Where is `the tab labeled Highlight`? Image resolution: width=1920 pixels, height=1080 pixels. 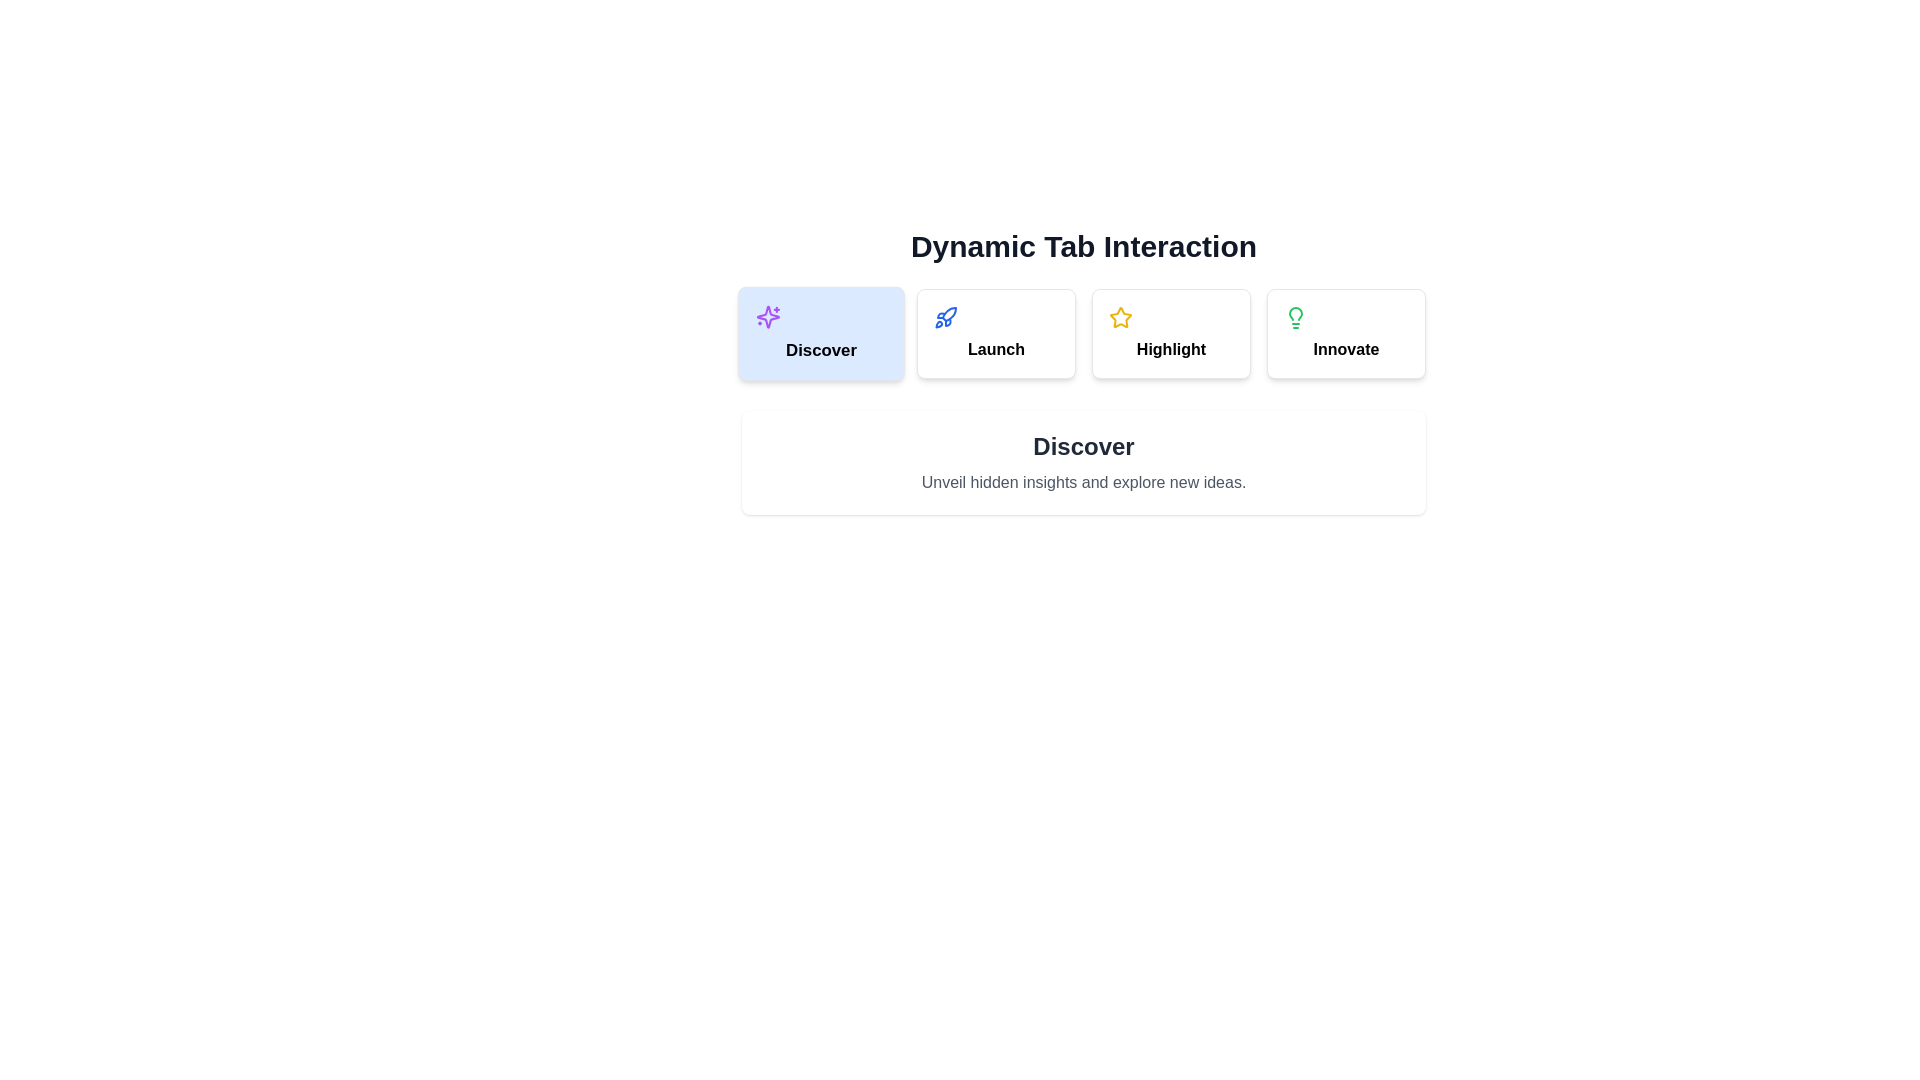
the tab labeled Highlight is located at coordinates (1171, 333).